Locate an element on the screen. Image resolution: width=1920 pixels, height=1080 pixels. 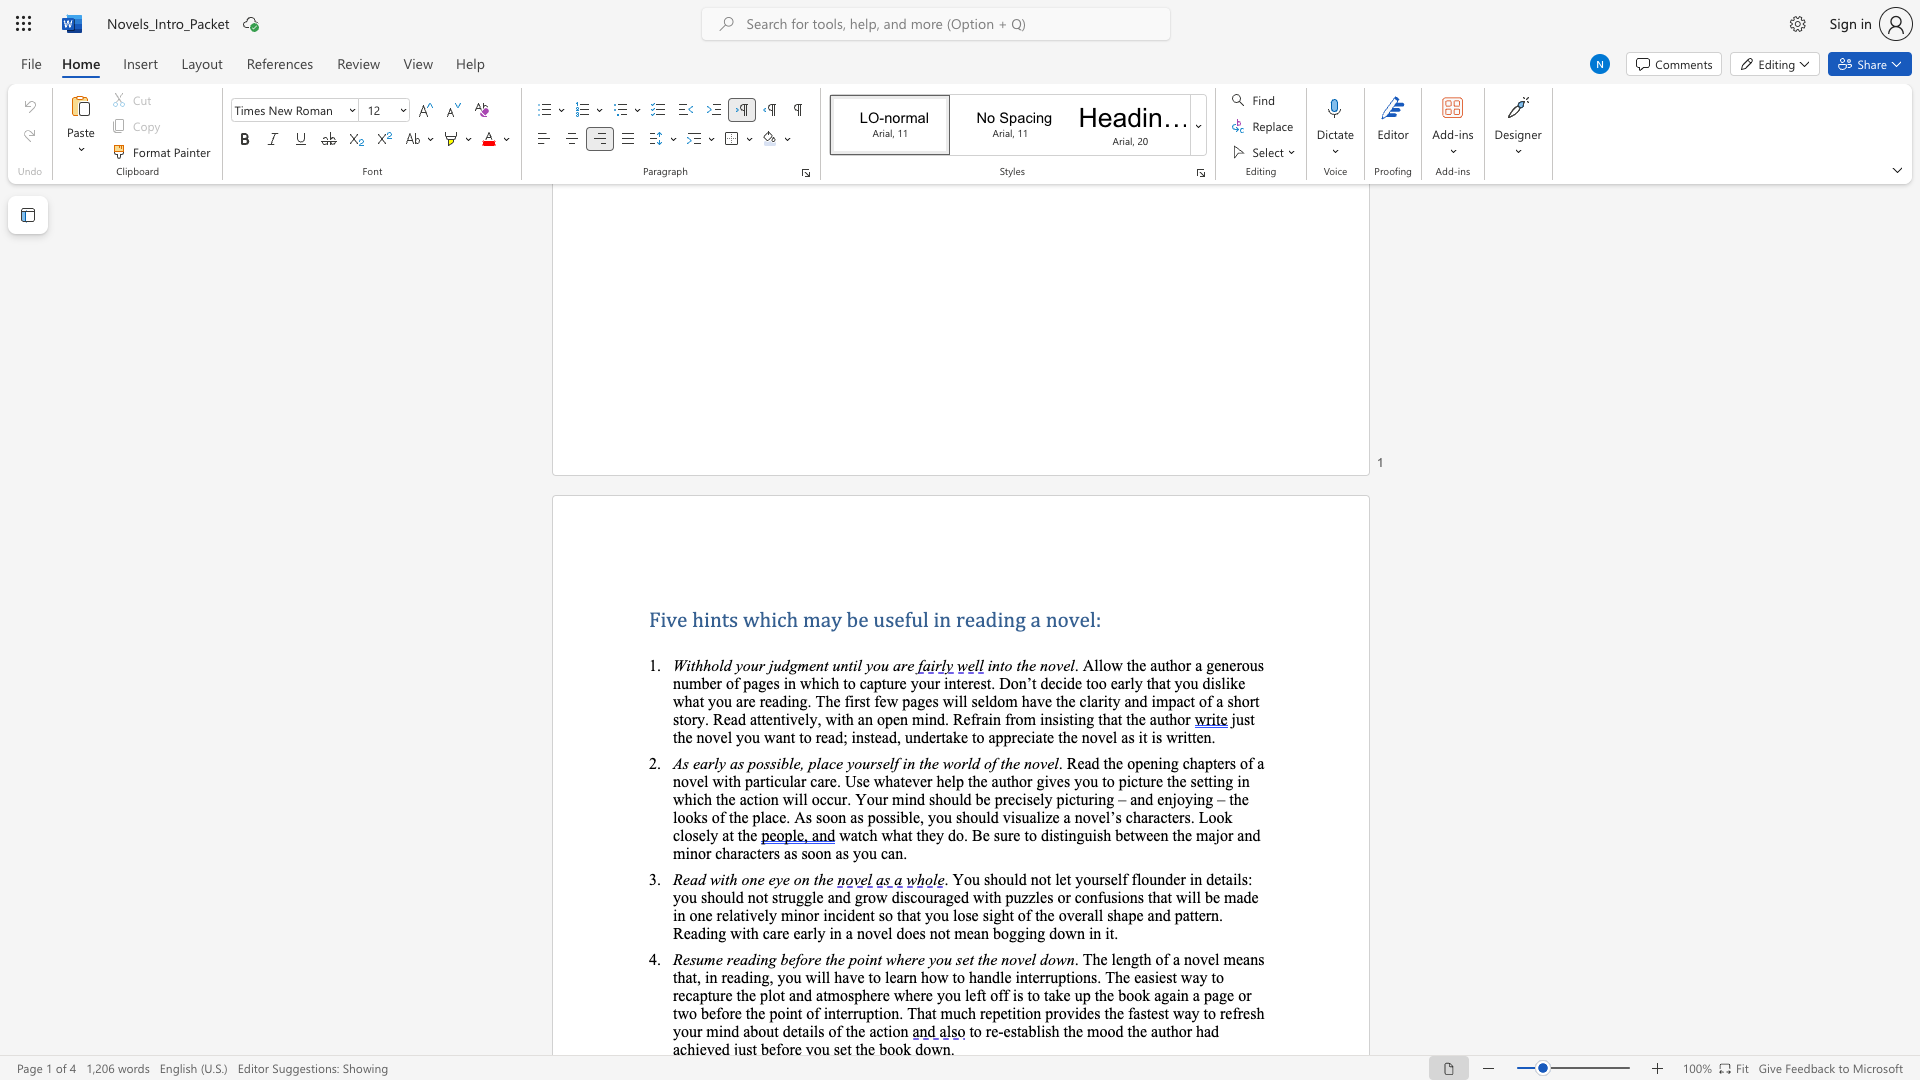
the subset text "n details: you should no" within the text ". You should not let yourself flounder in details: you should not struggle and grow discouraged with puzzles or confusions that will be made in one" is located at coordinates (1194, 878).